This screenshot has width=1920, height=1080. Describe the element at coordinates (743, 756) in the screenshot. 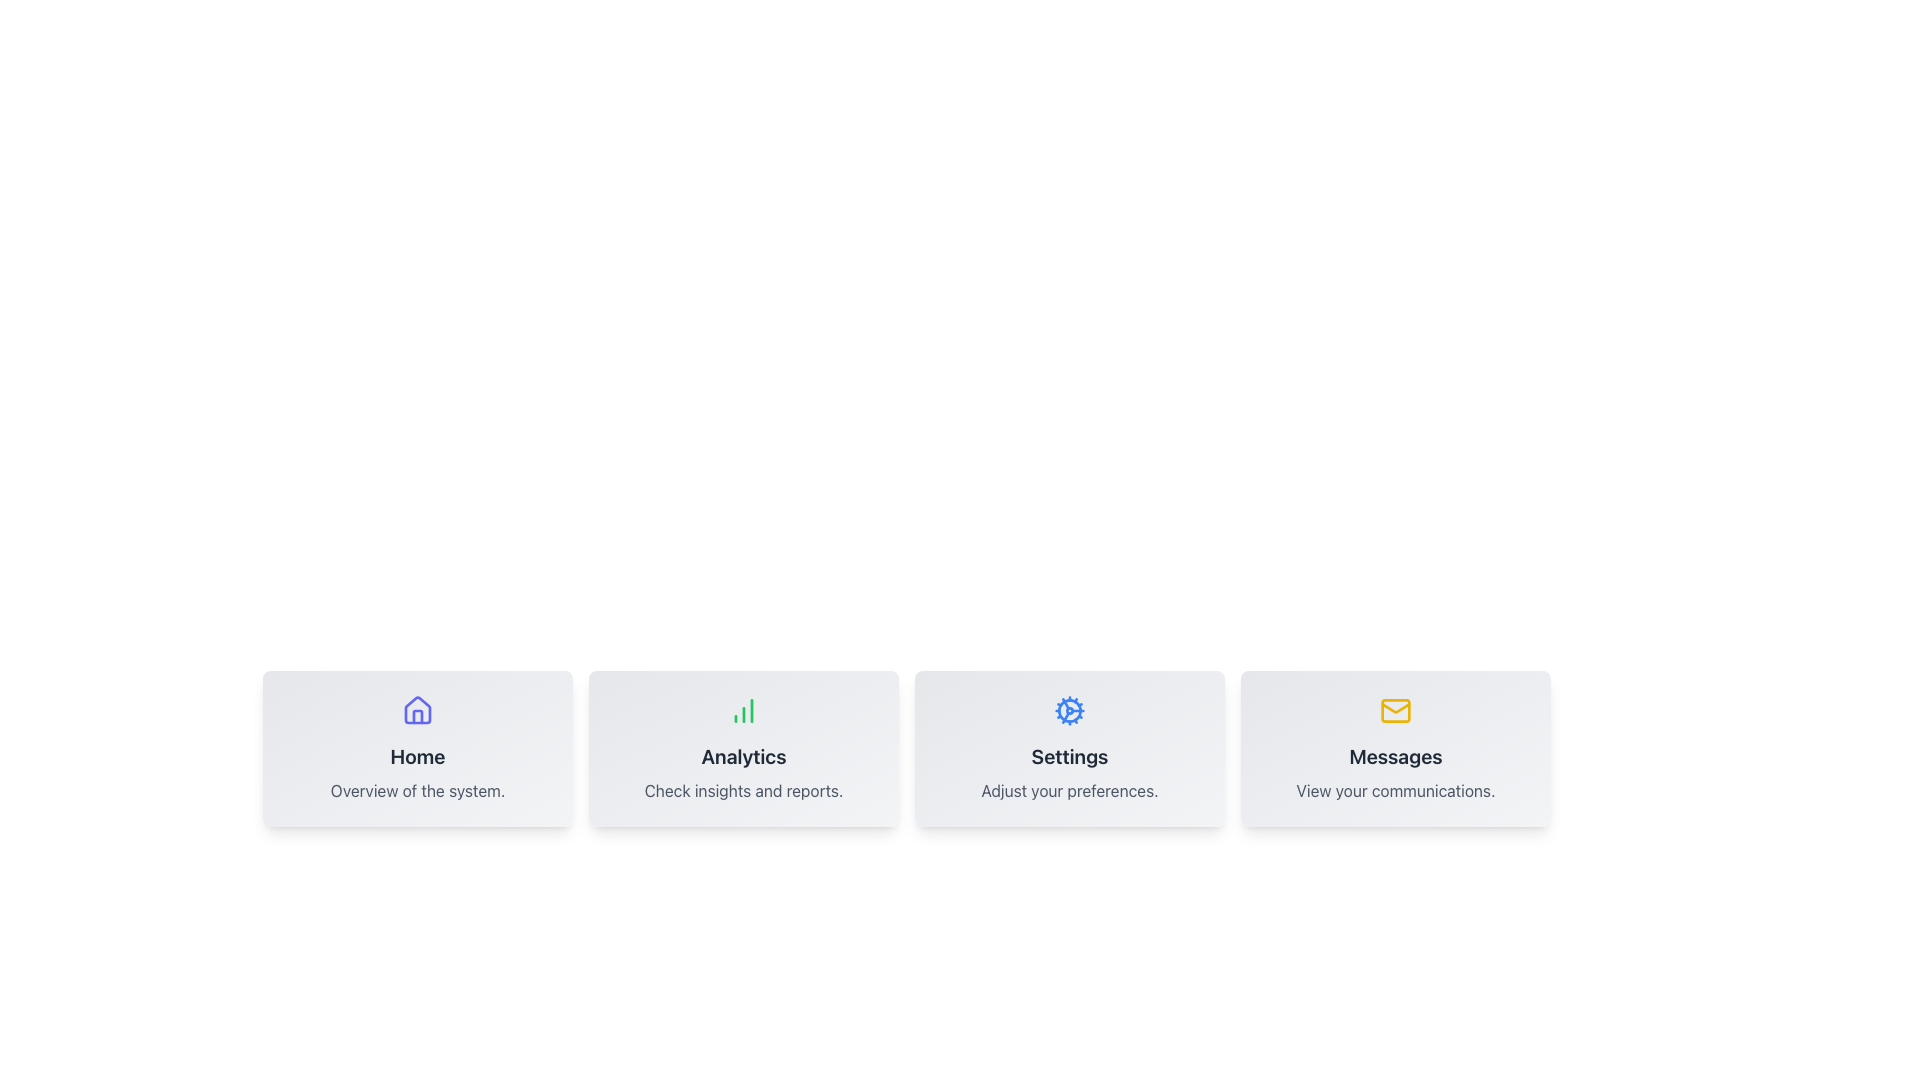

I see `the 'Analytics' text label, which is bold and large-sized, centered below a green bar chart icon, and above the 'Check insights and reports' text` at that location.